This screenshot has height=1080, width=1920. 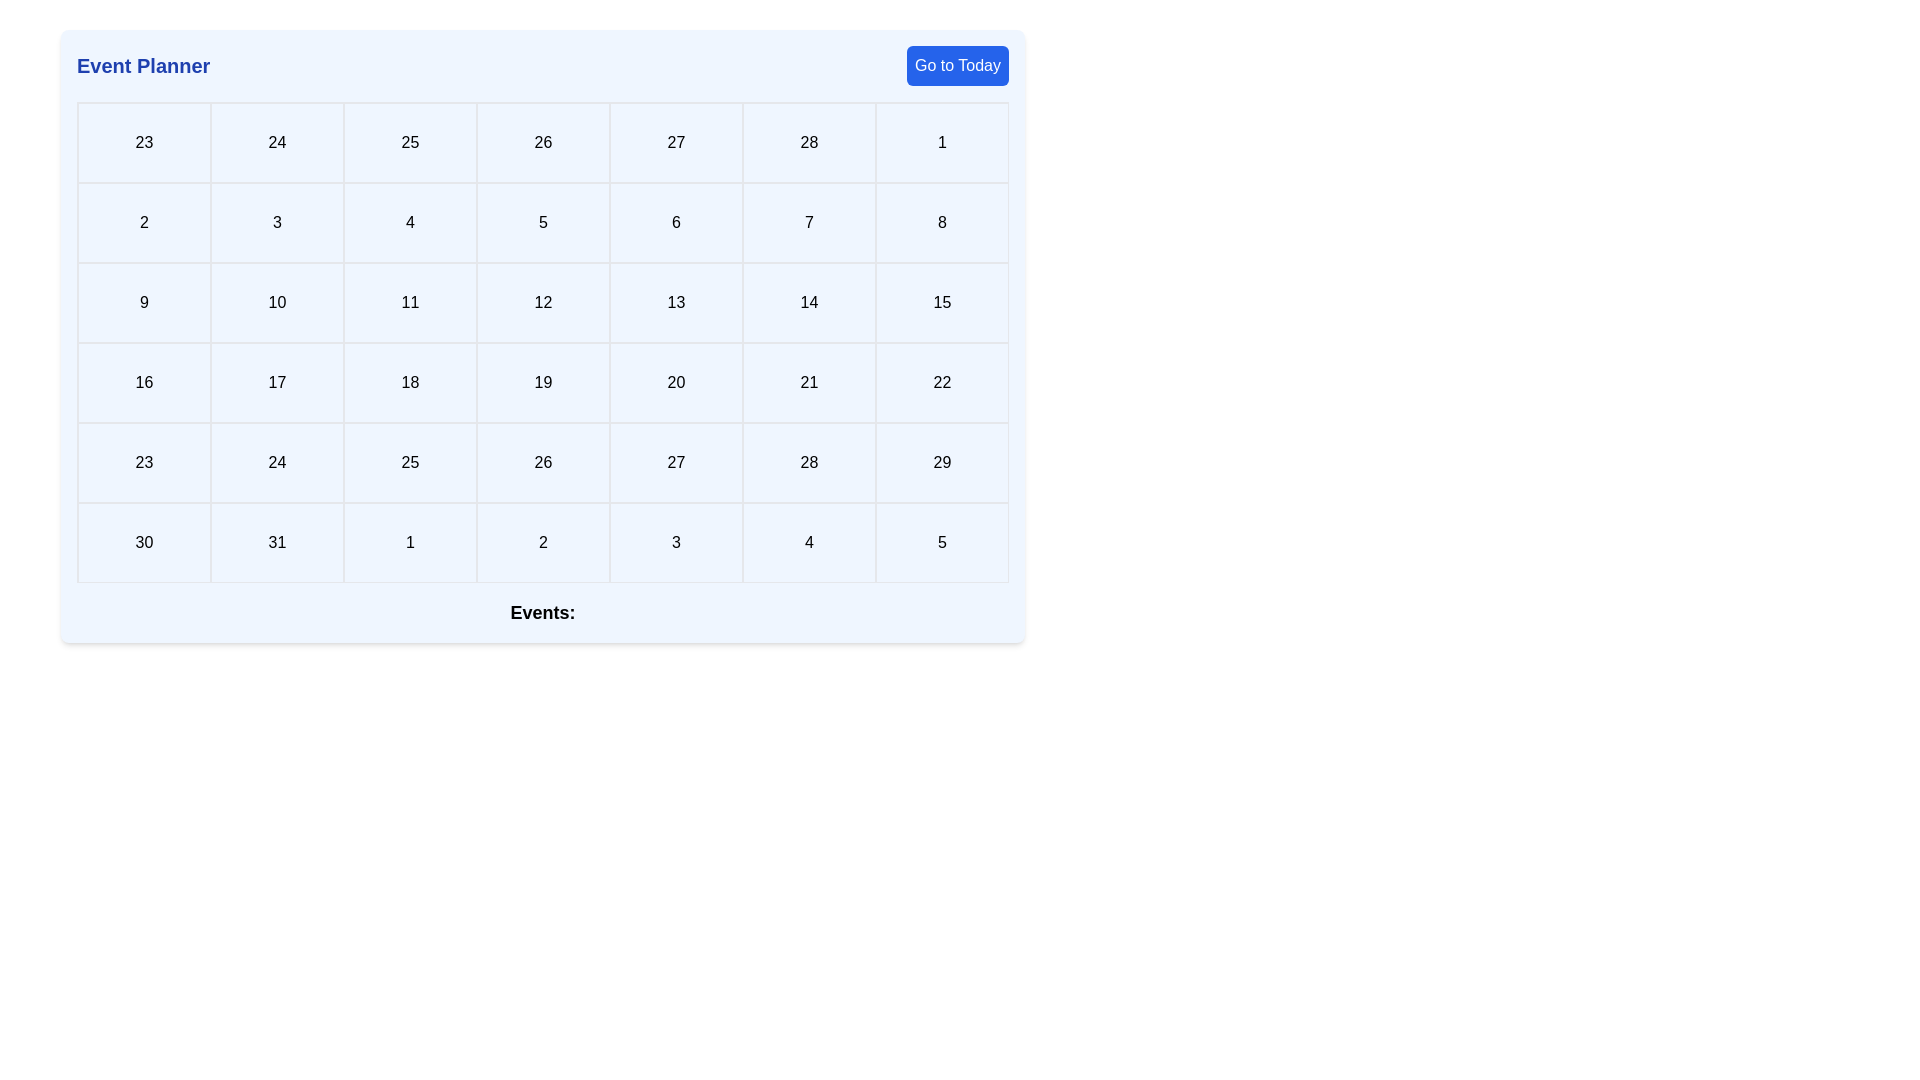 I want to click on the static grid cell located in the second row and fourth column of the 7-column grid layout, which is surrounded by cells labeled '3' and '5', so click(x=409, y=223).